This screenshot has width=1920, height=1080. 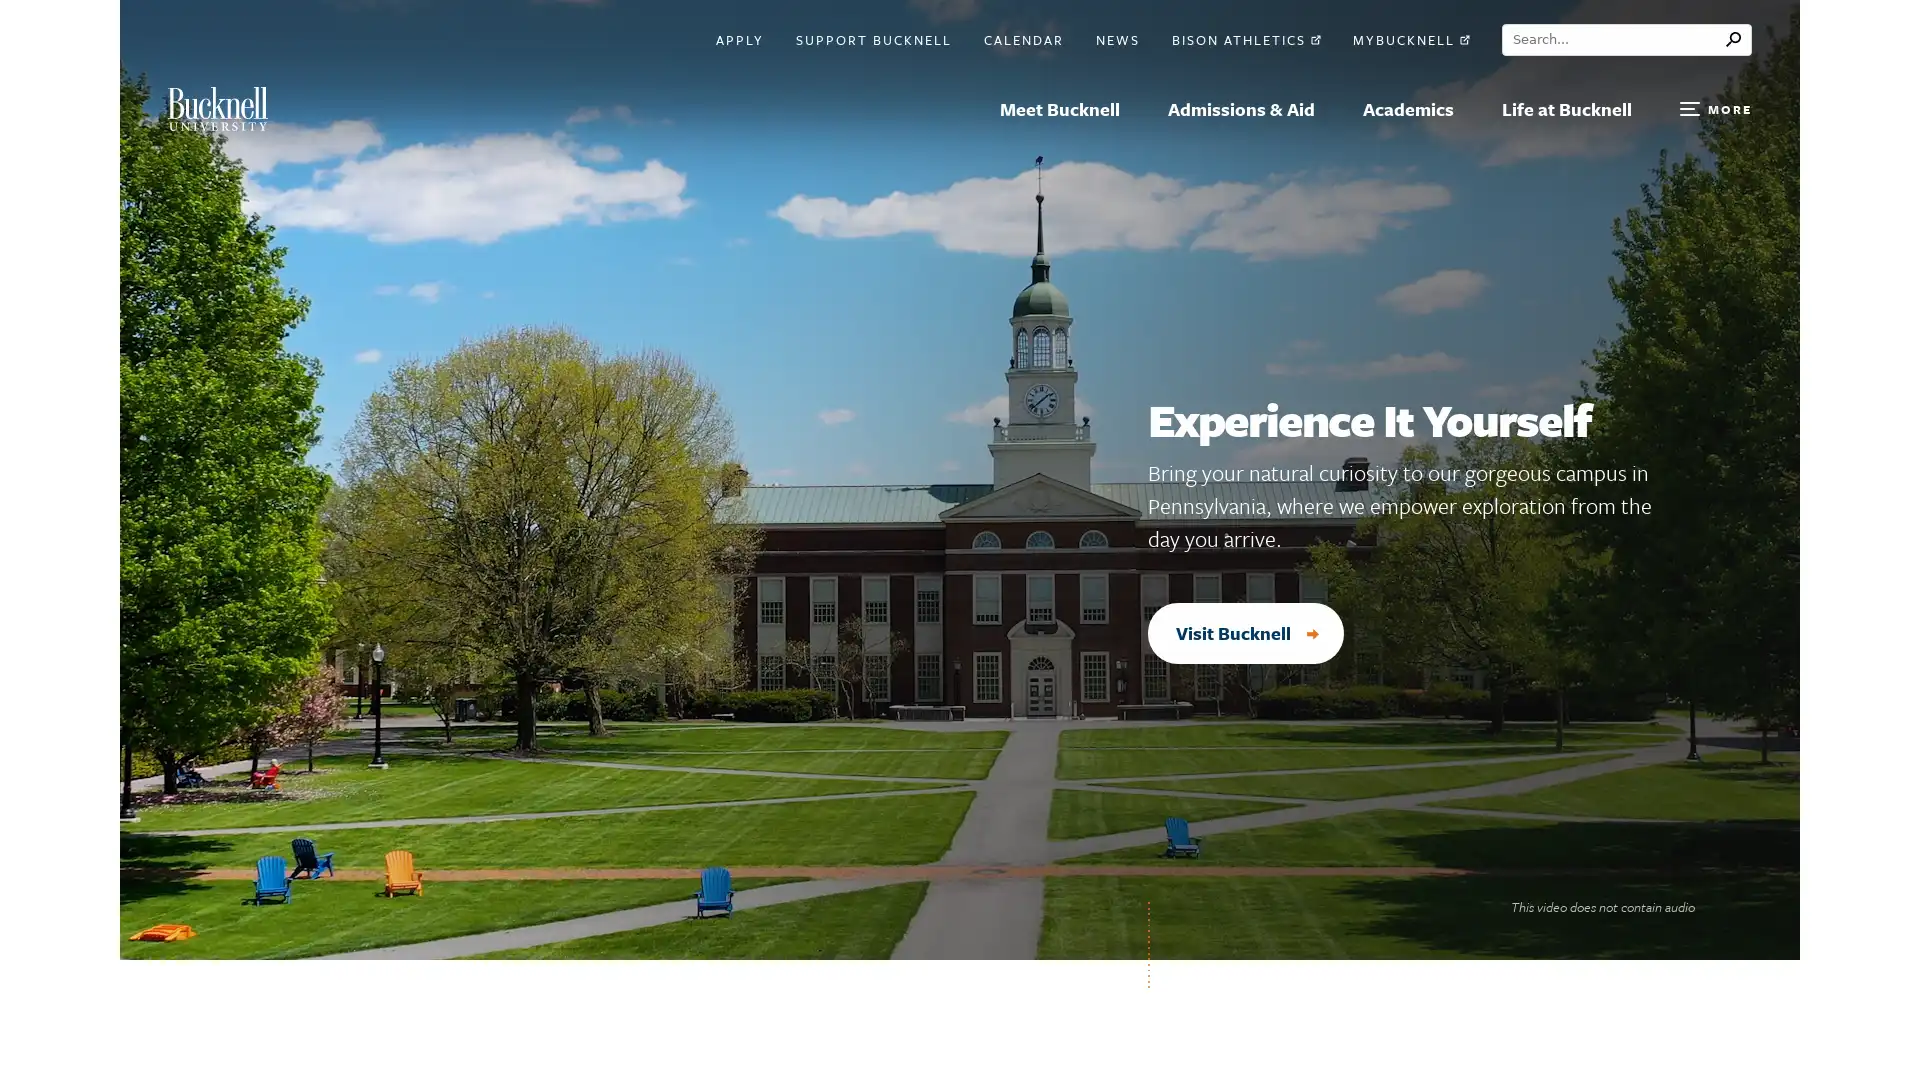 I want to click on Pause, so click(x=1730, y=907).